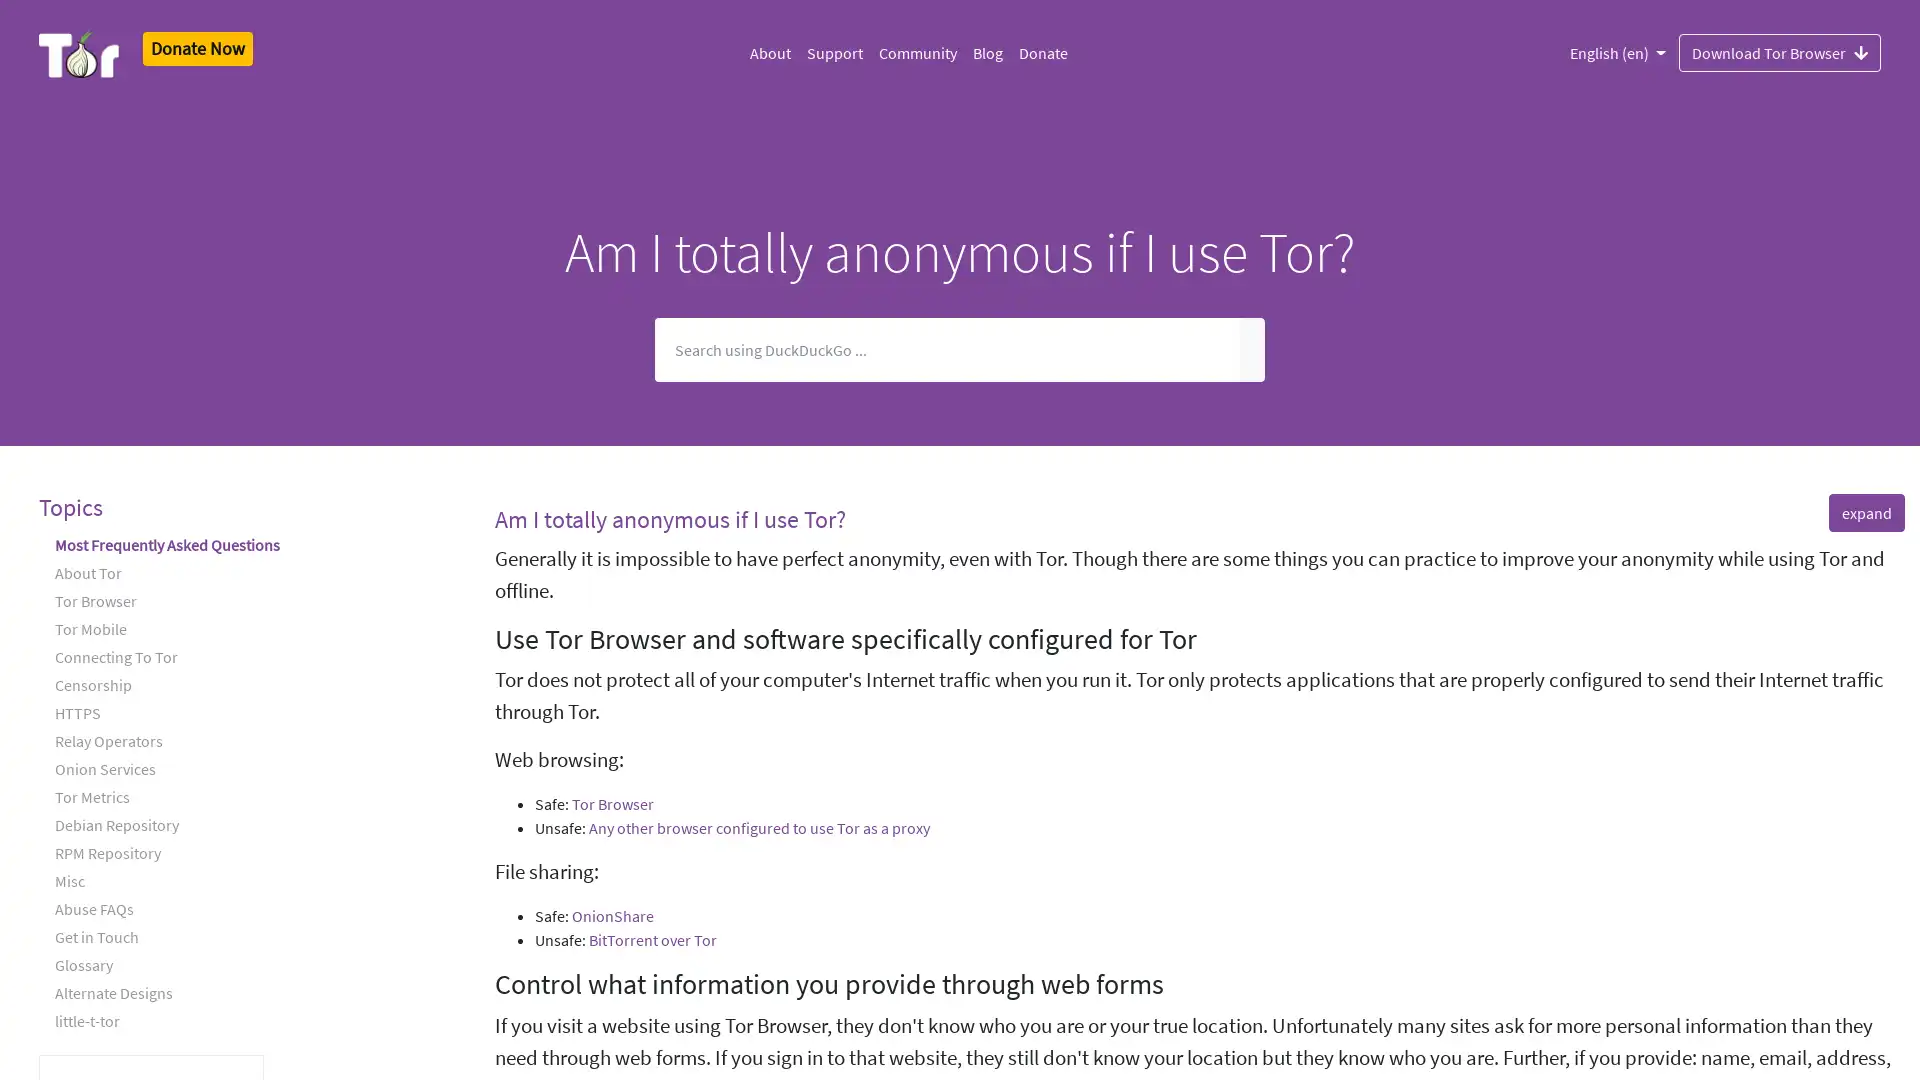  Describe the element at coordinates (247, 991) in the screenshot. I see `Alternate Designs` at that location.